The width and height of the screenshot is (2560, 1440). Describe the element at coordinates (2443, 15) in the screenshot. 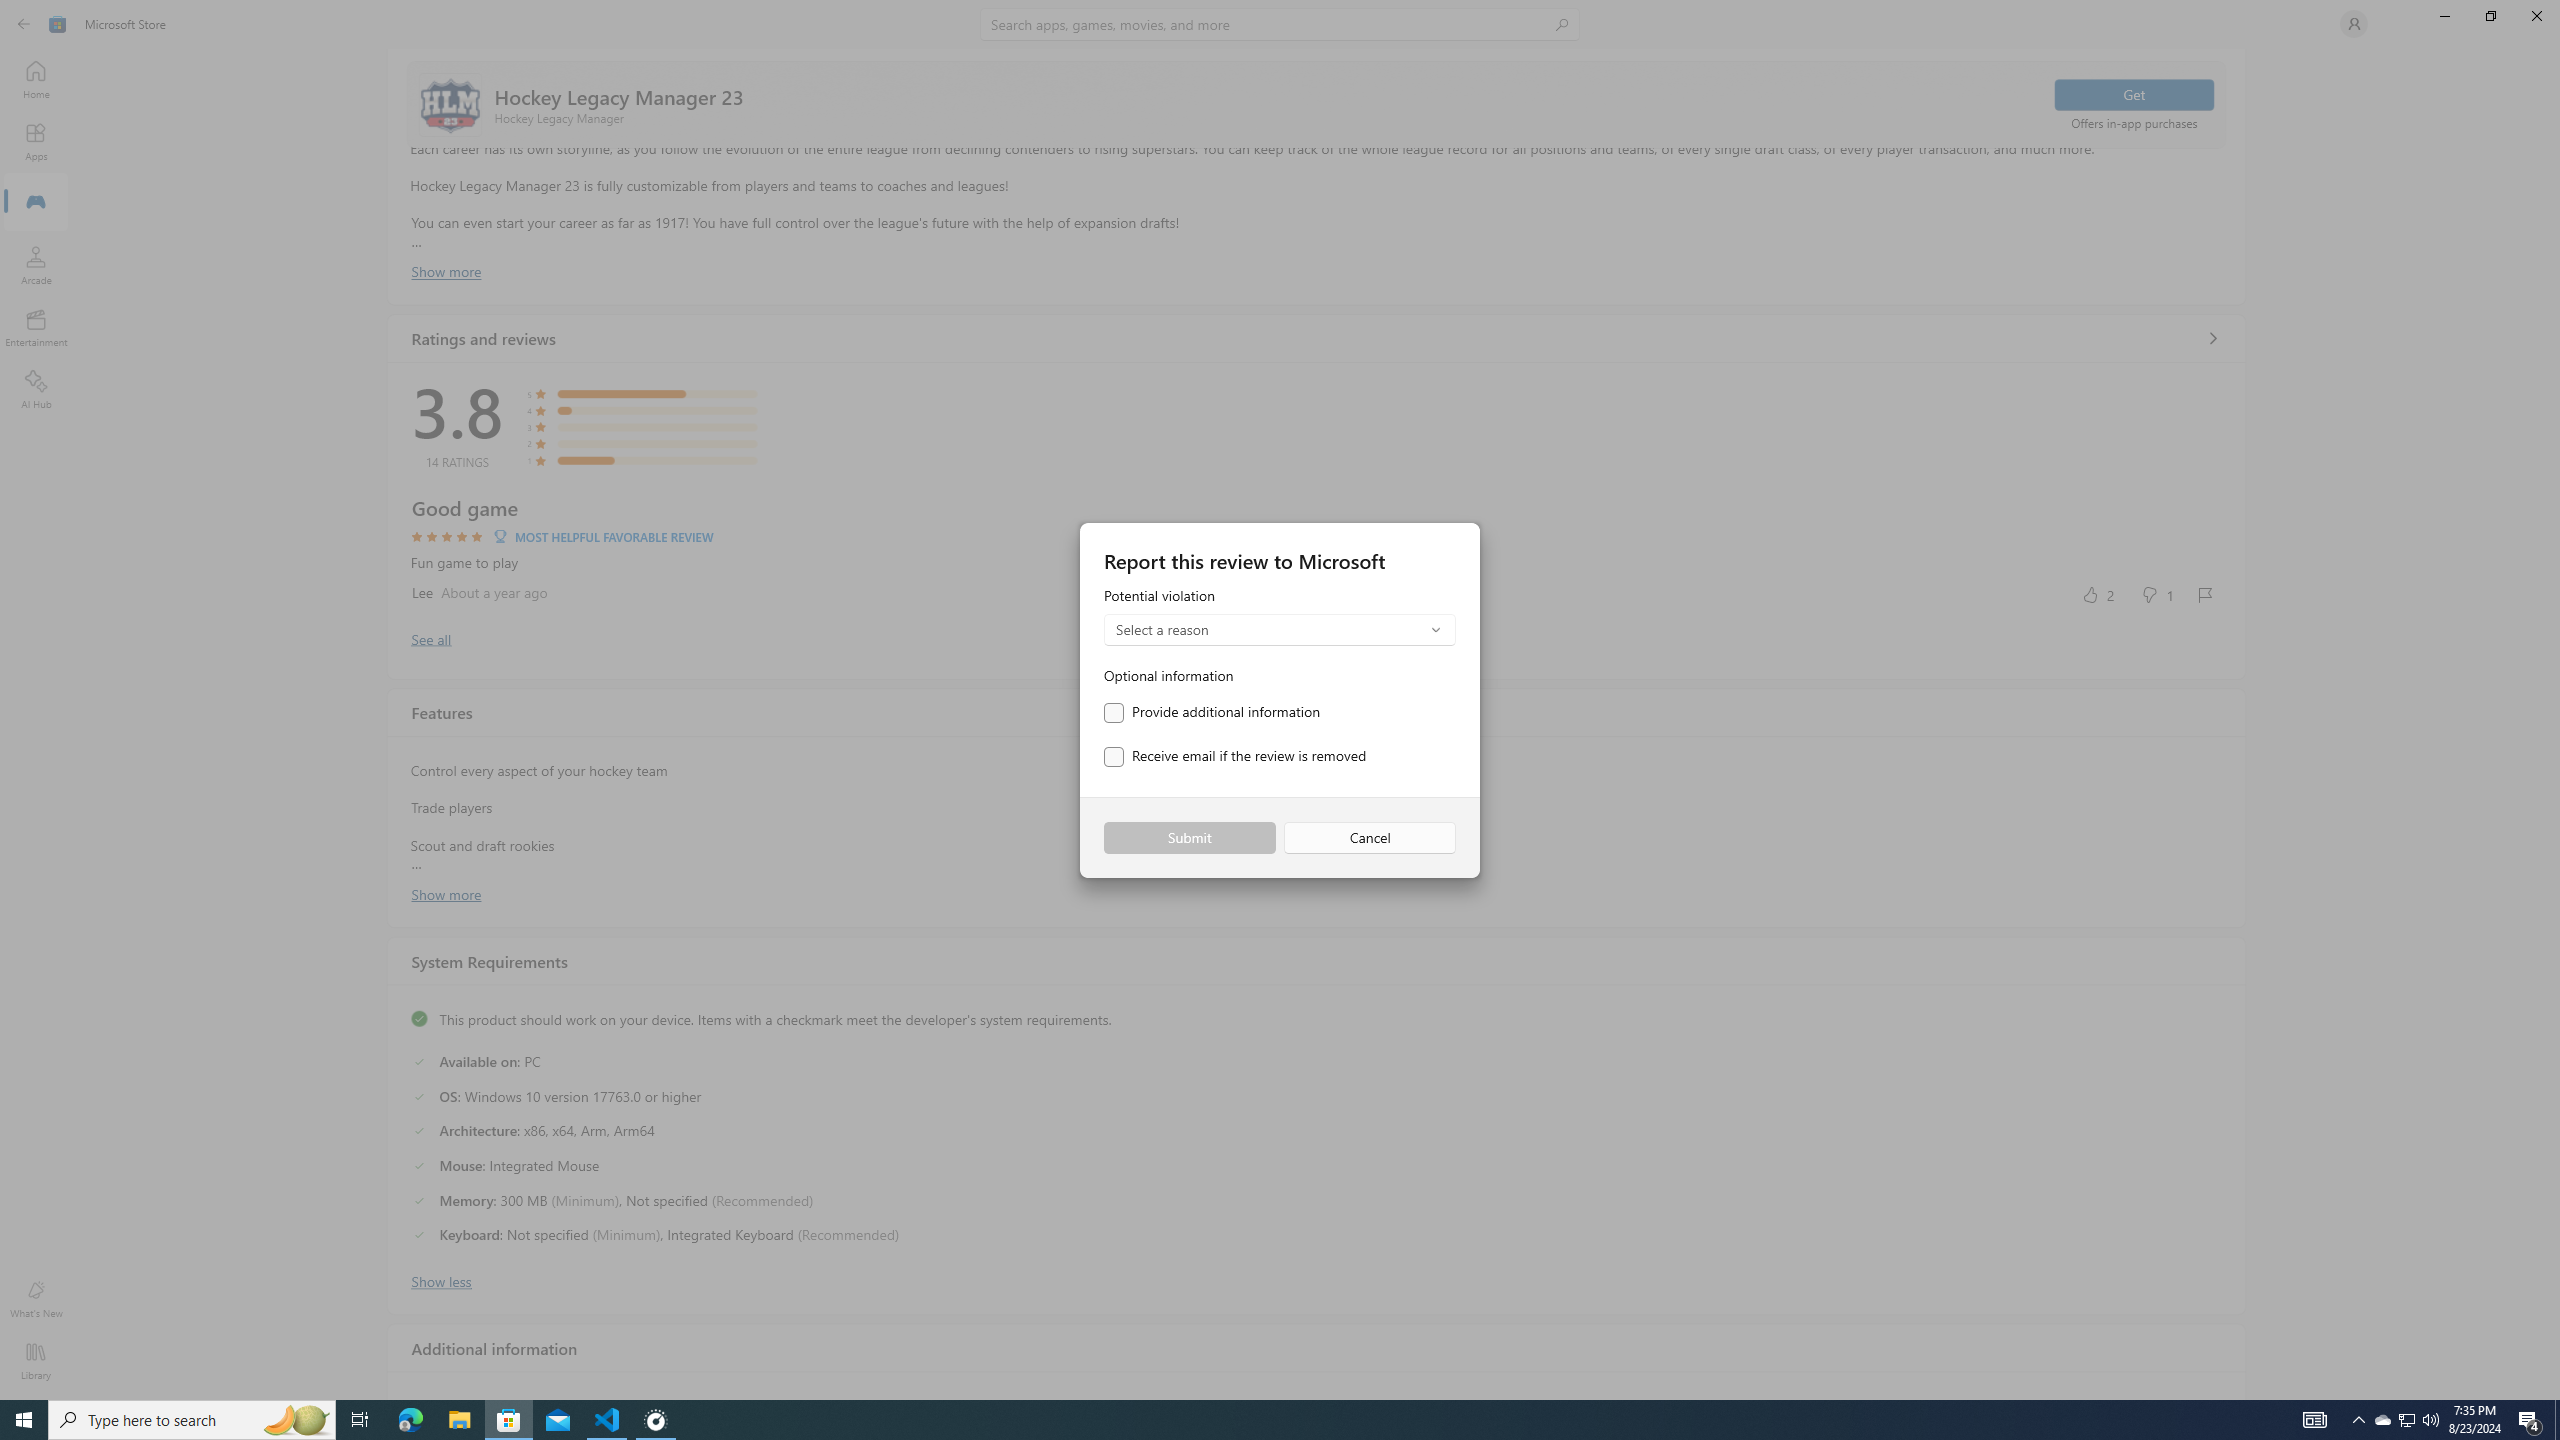

I see `'Minimize Microsoft Store'` at that location.